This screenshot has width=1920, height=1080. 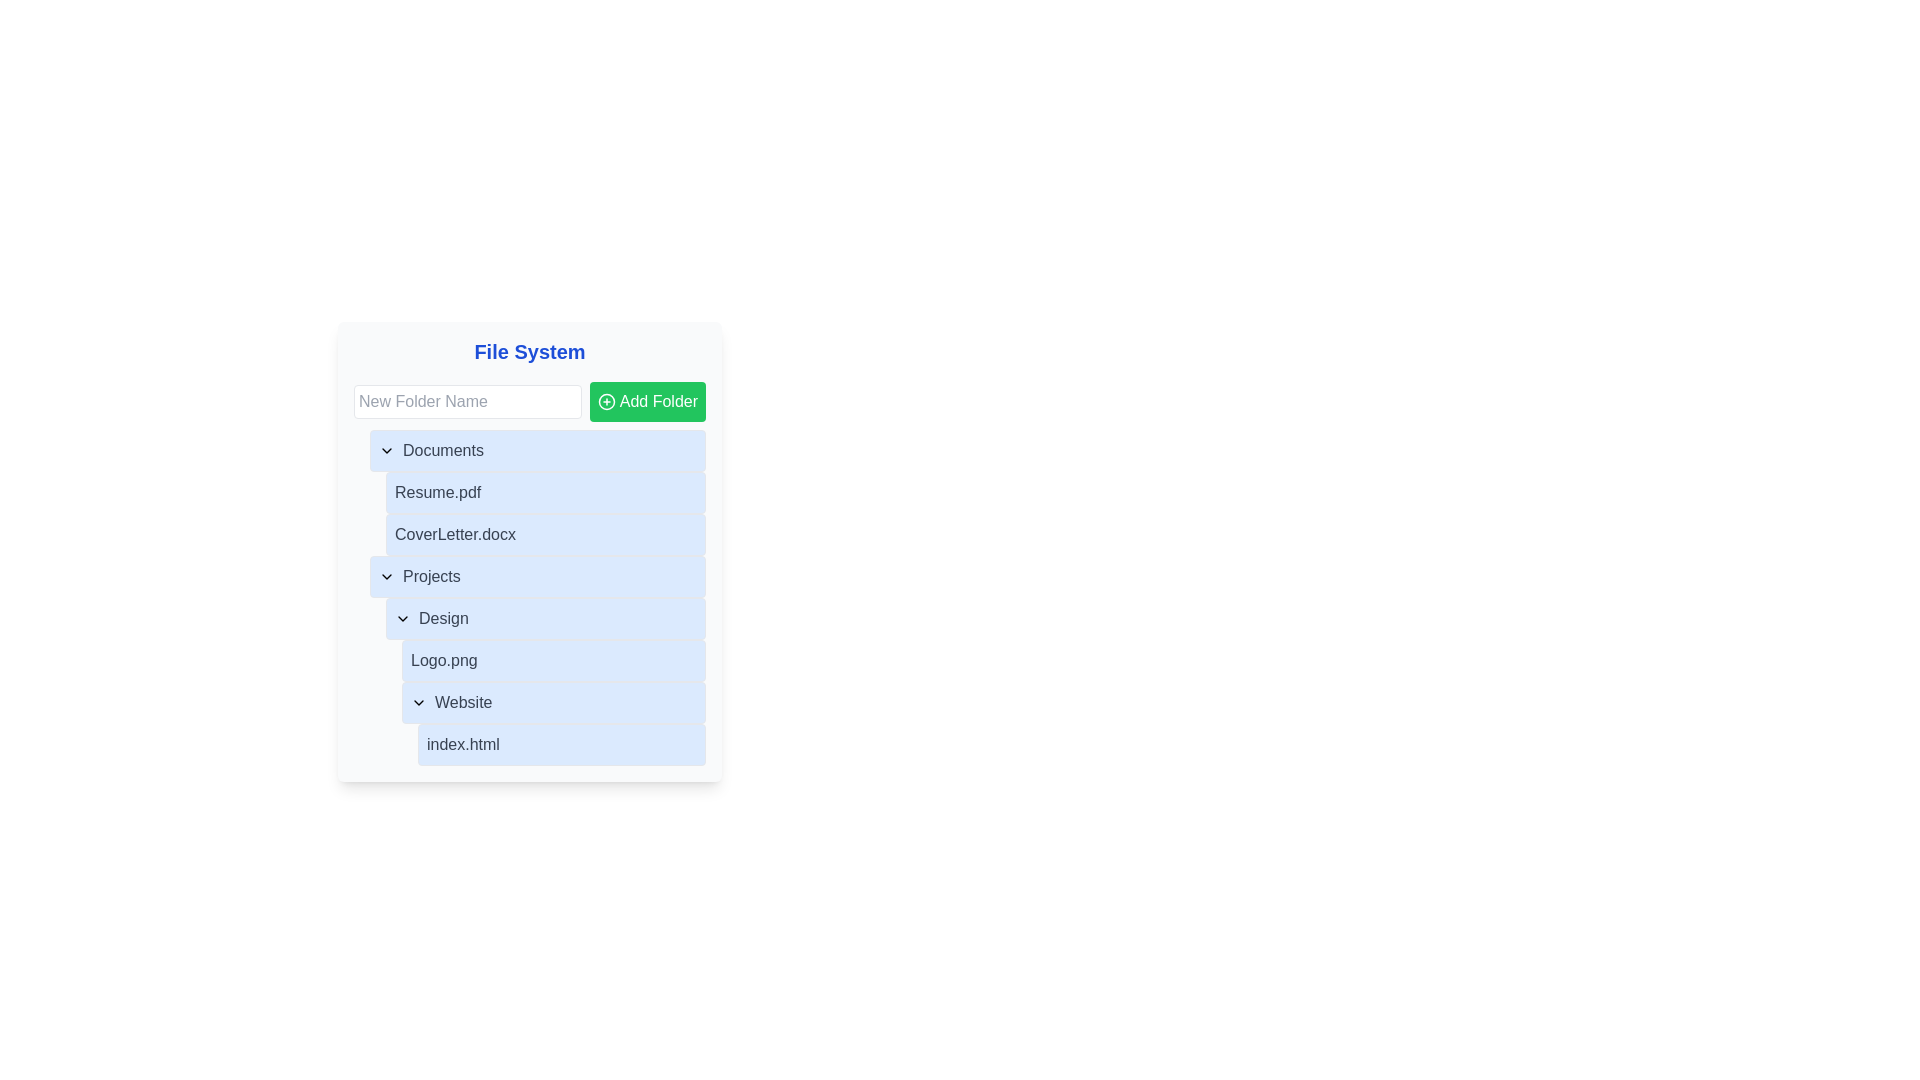 What do you see at coordinates (390, 577) in the screenshot?
I see `the downward chevron icon located to the left of the 'Projects' label for tooltip or contextual information` at bounding box center [390, 577].